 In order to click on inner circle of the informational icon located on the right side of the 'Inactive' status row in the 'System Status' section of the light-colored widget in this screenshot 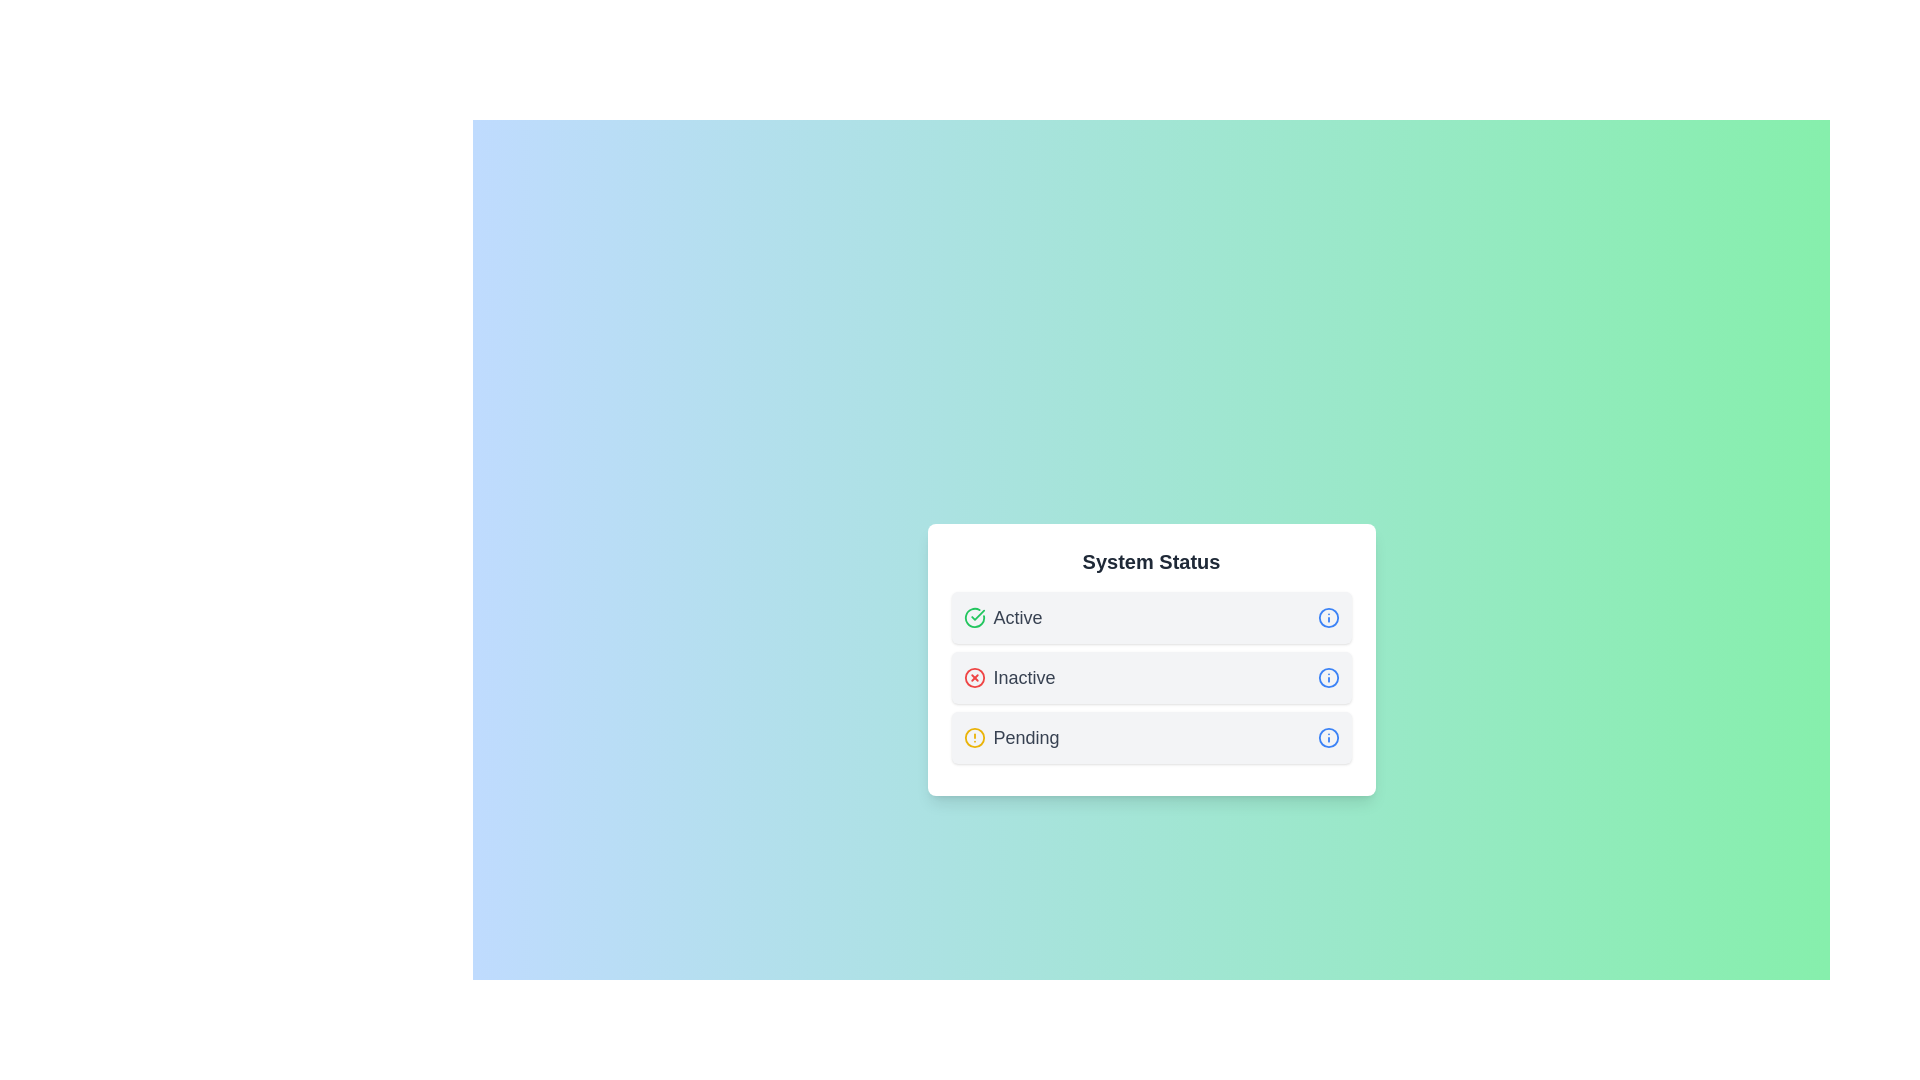, I will do `click(1328, 677)`.